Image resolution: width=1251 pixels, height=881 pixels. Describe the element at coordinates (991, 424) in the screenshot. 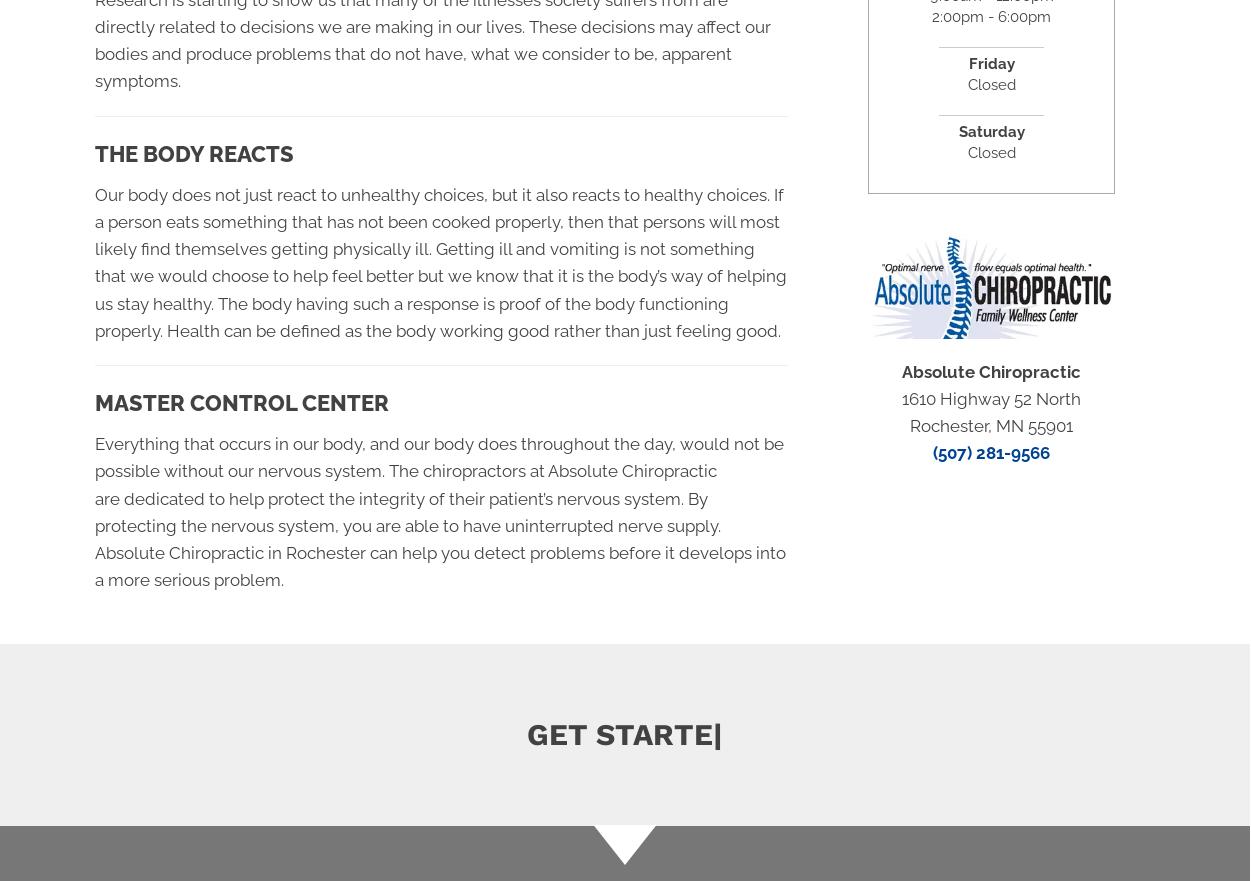

I see `'Rochester, MN 55901'` at that location.